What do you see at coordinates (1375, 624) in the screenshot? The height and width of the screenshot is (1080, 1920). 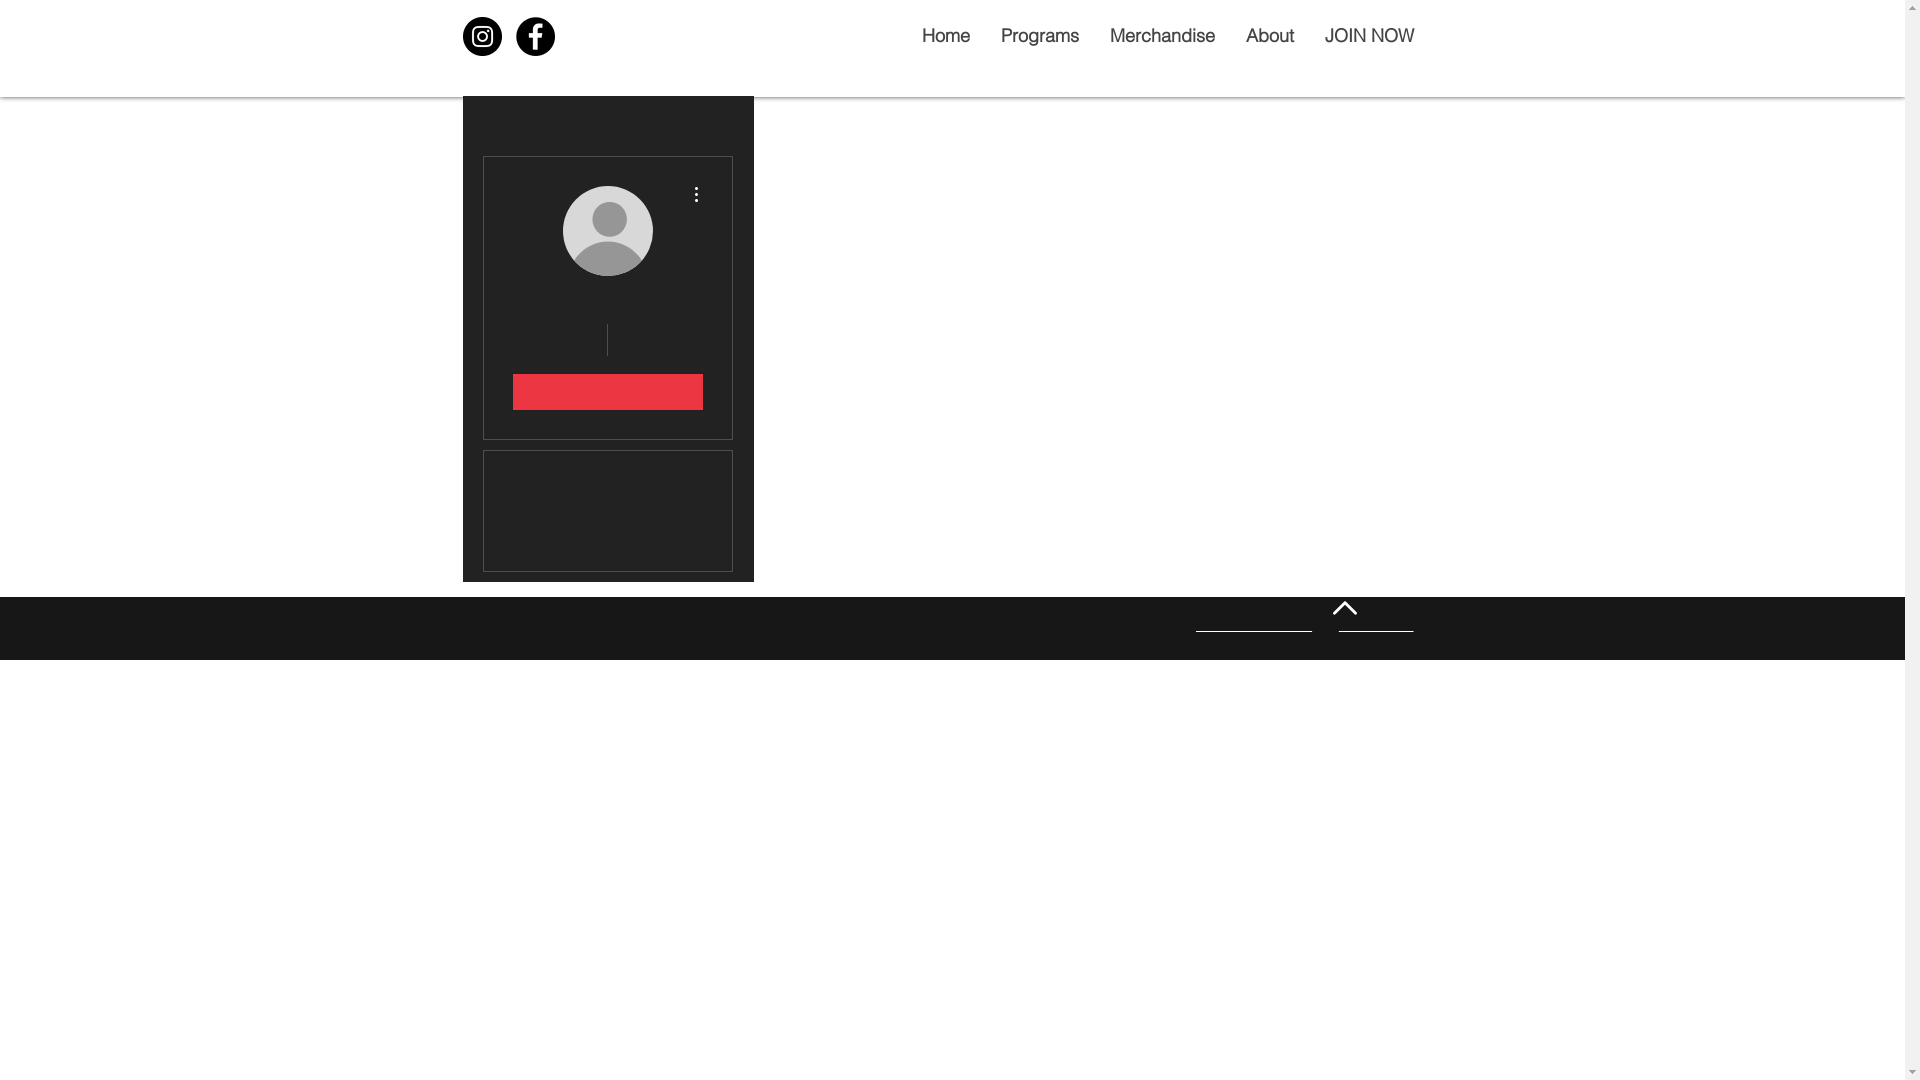 I see `'Privacy Policy'` at bounding box center [1375, 624].